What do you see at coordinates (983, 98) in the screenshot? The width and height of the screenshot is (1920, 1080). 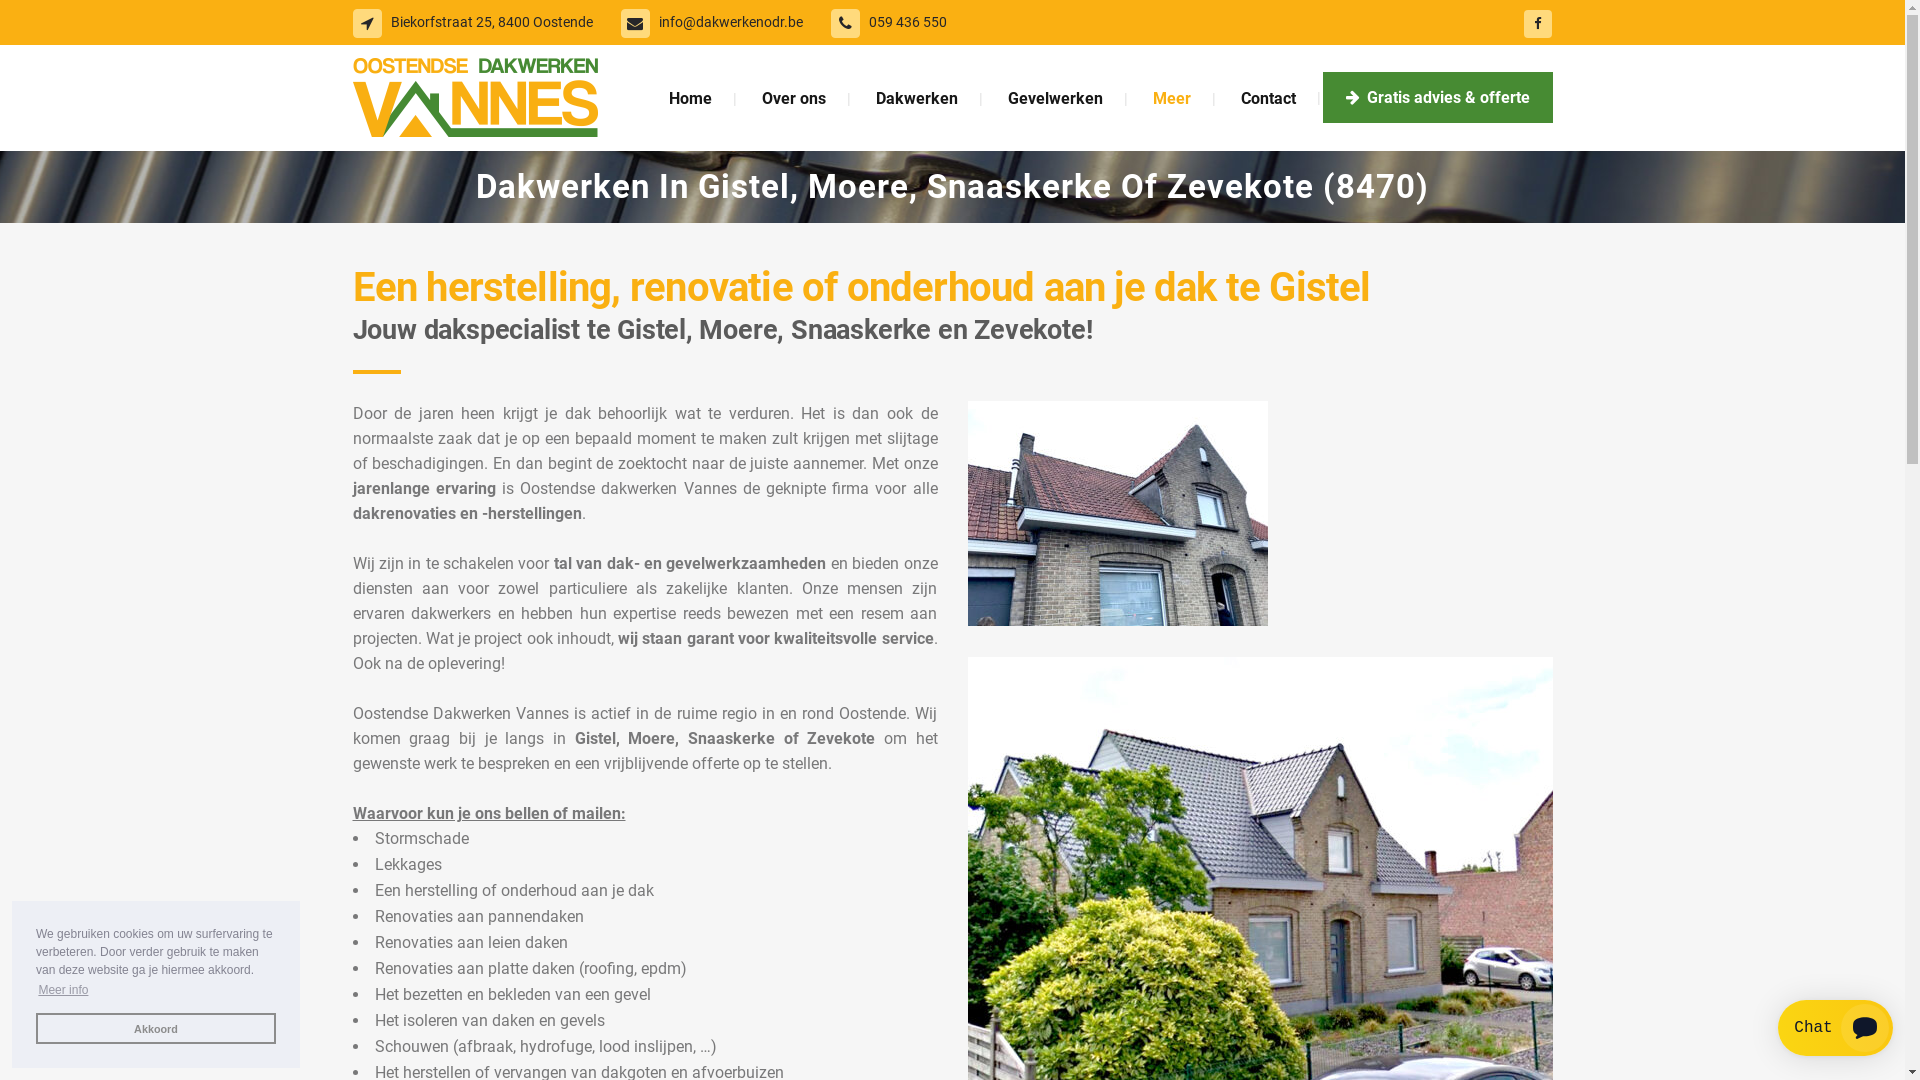 I see `'Gevelwerken'` at bounding box center [983, 98].